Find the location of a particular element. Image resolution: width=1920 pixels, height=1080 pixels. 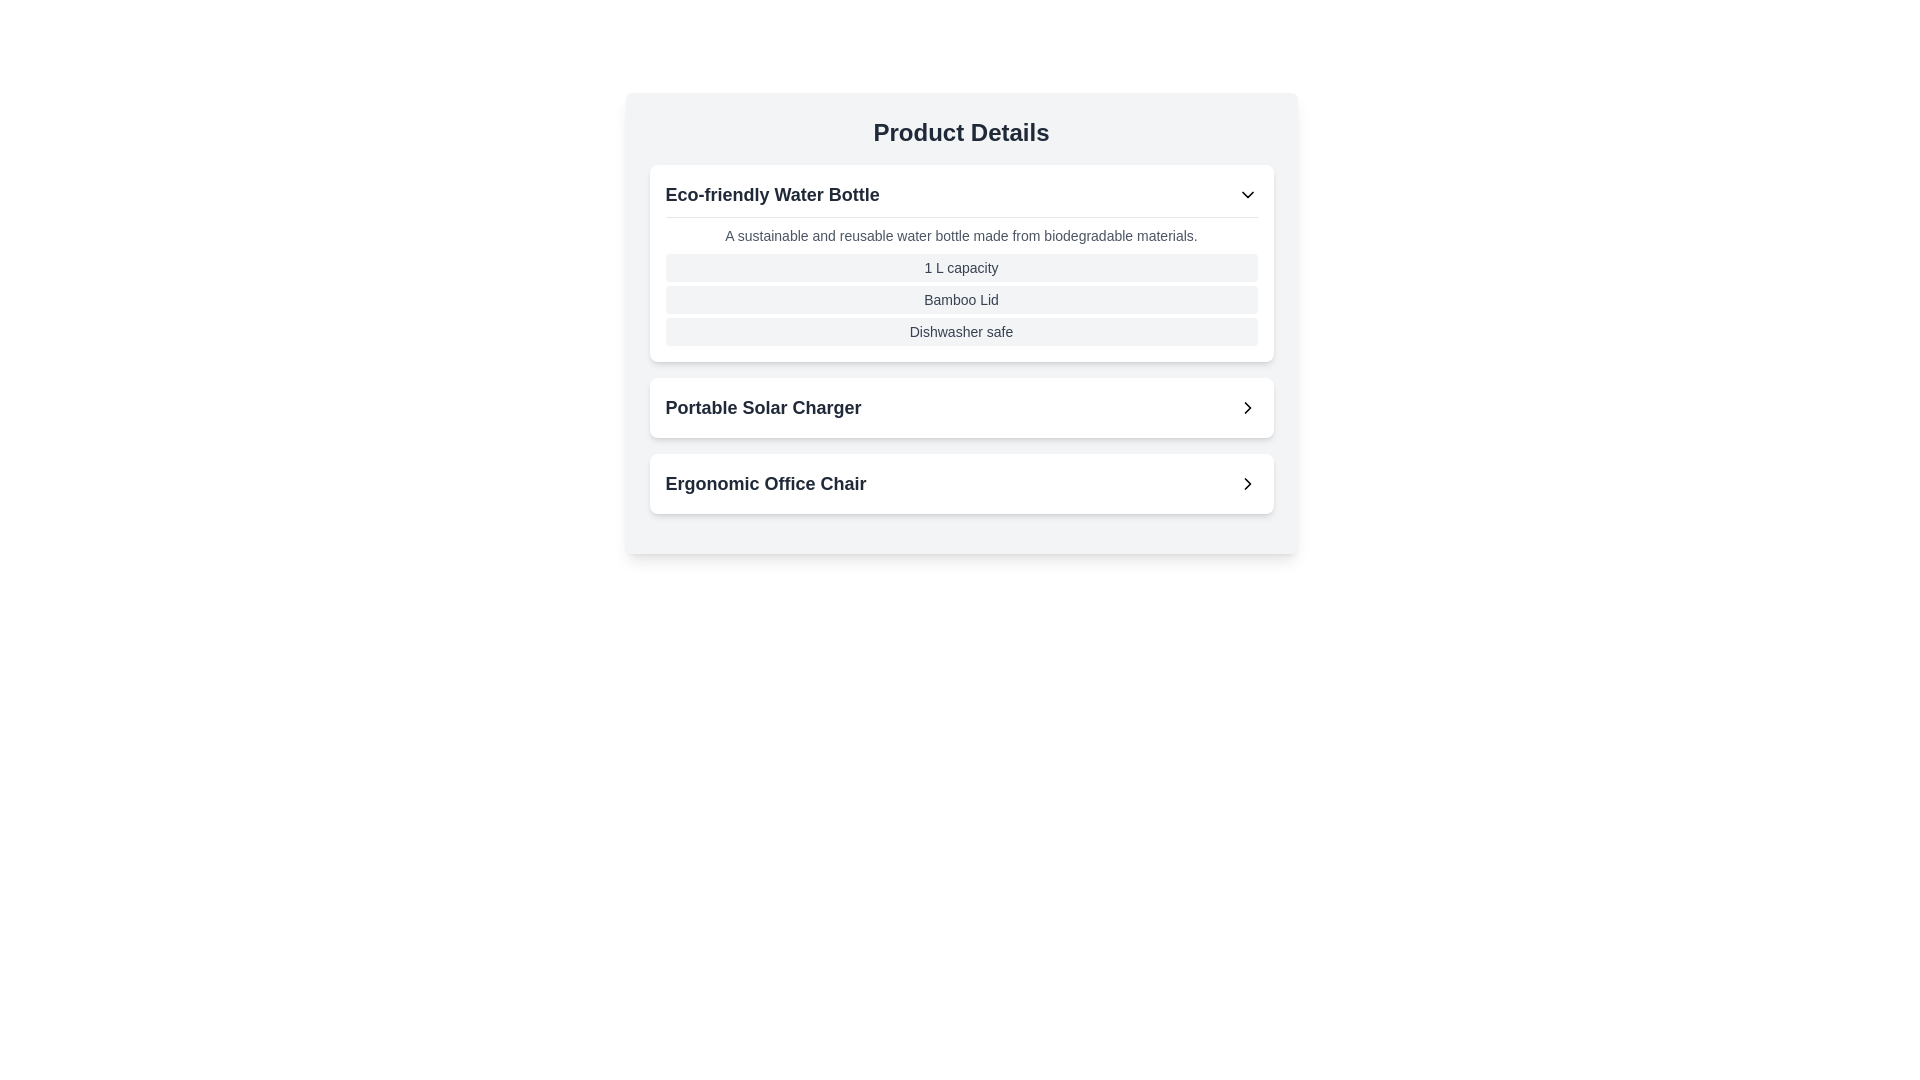

the text label that reads 'A sustainable and reusable water bottle made from biodegradable materials.' located beneath the 'Eco-friendly Water Bottle' heading in the 'Product Details' section is located at coordinates (961, 234).